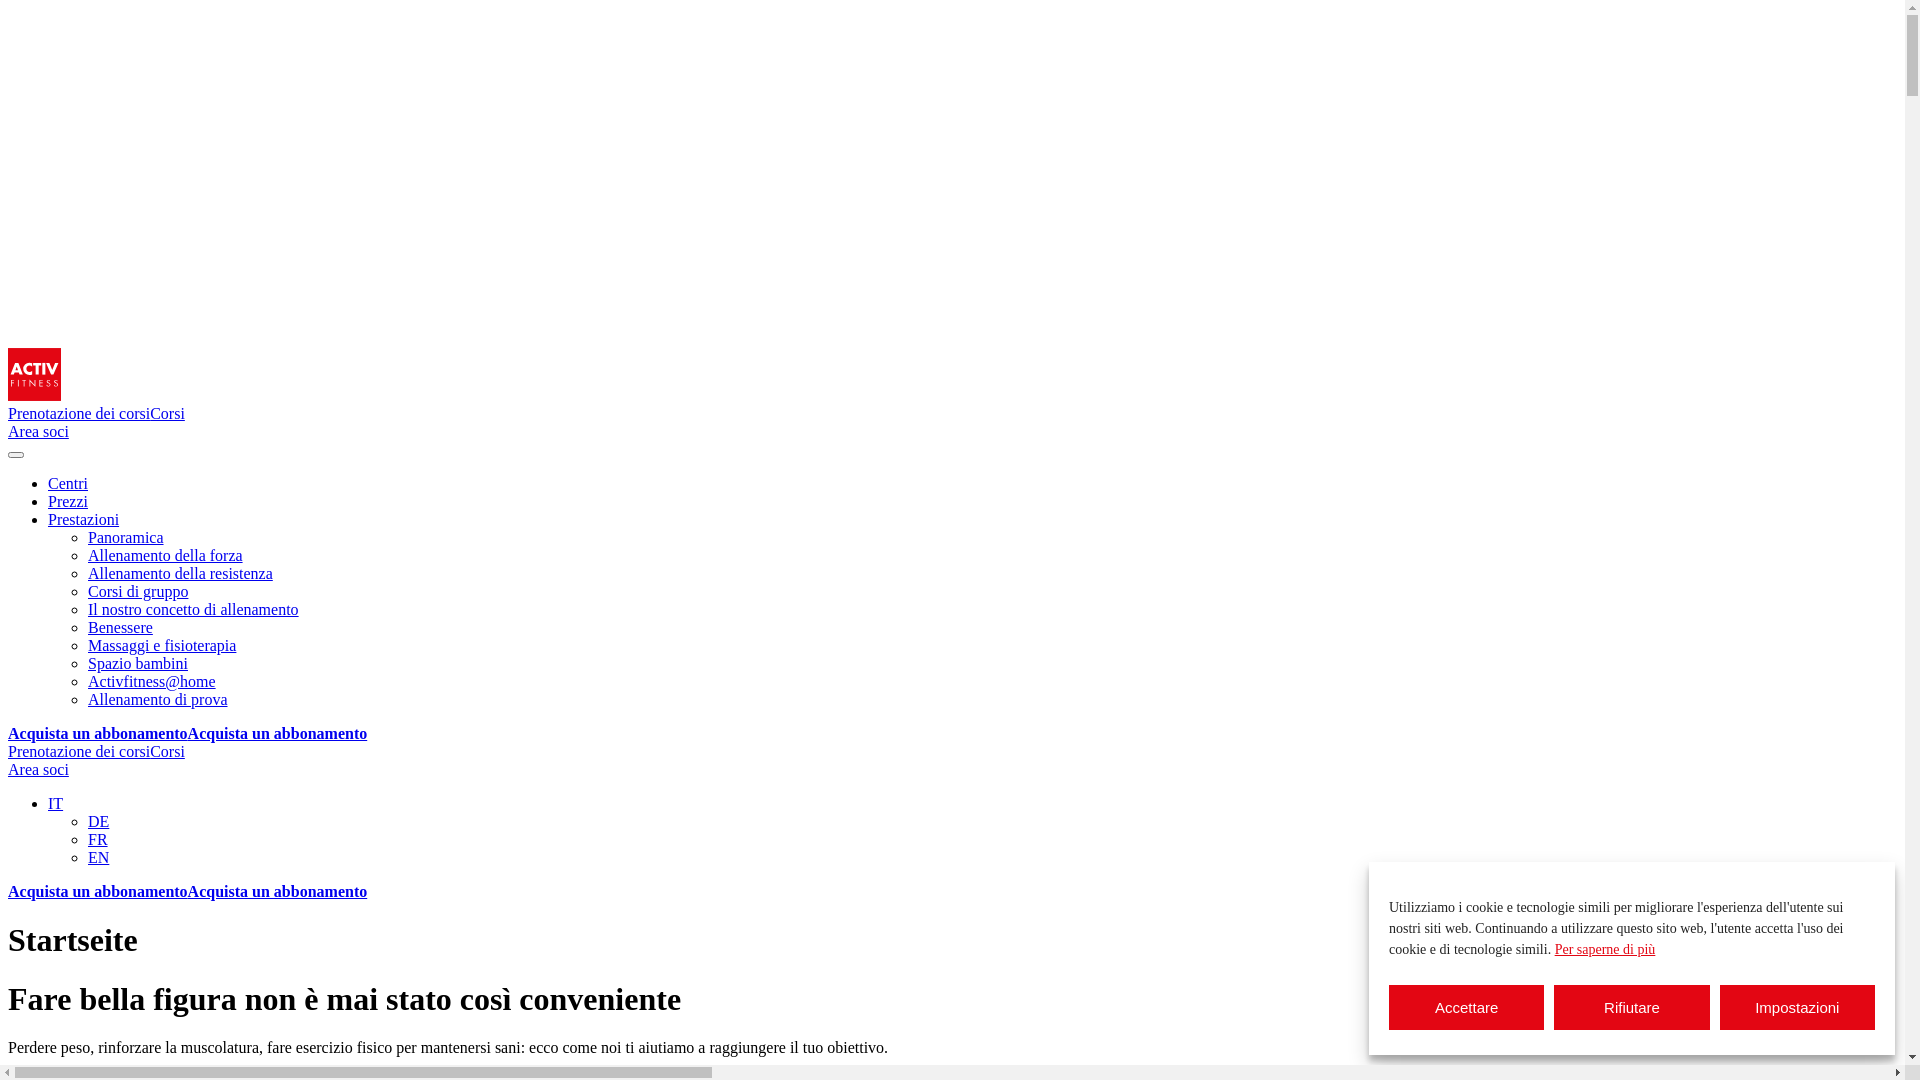 This screenshot has width=1920, height=1080. I want to click on 'Impostazioni', so click(1797, 1007).